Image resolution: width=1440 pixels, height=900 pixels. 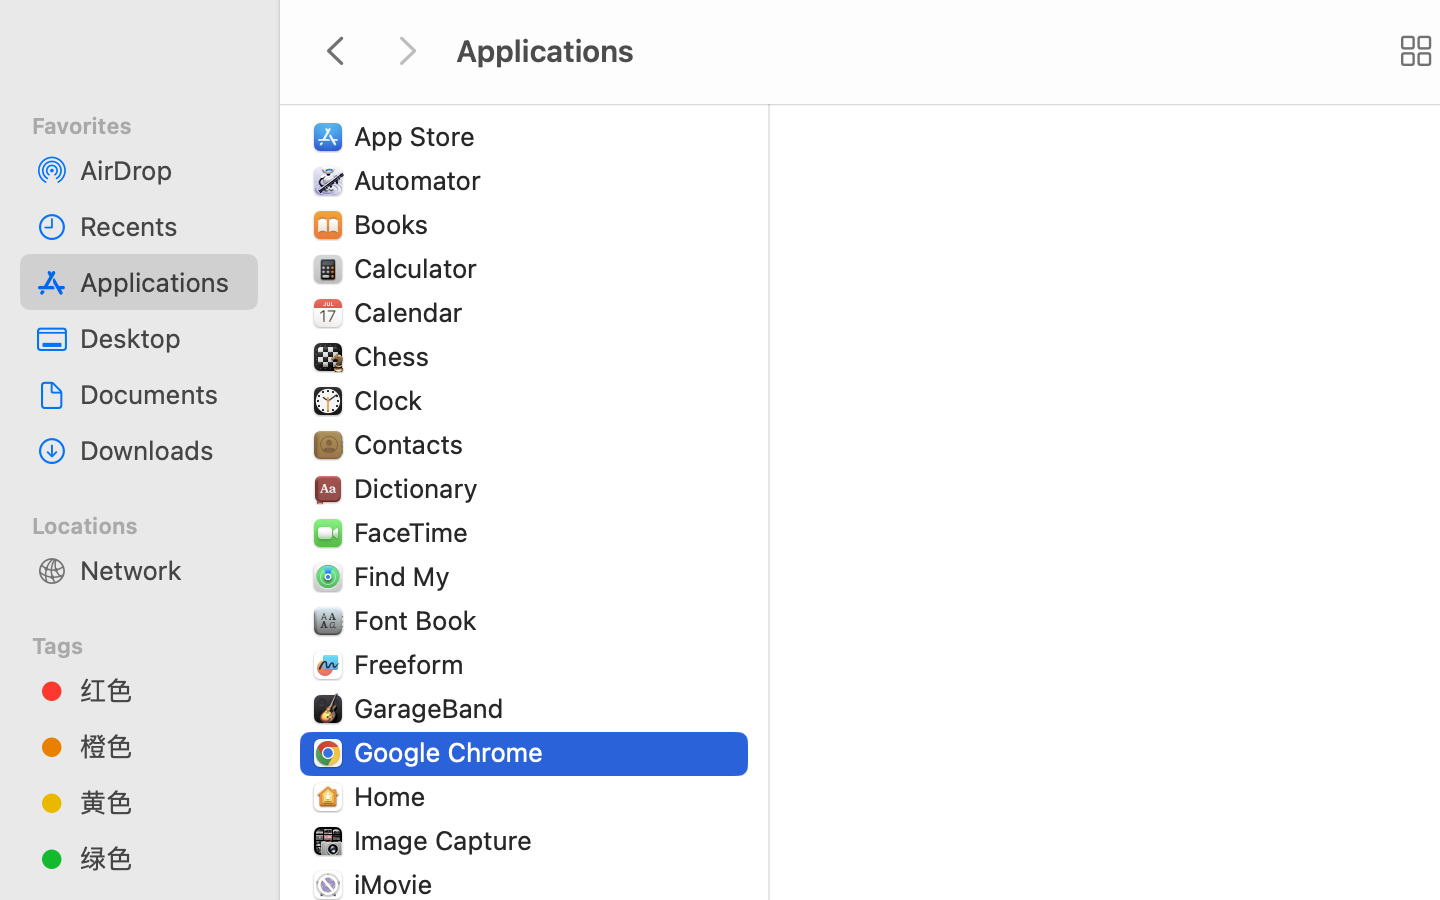 What do you see at coordinates (446, 839) in the screenshot?
I see `'Image Capture'` at bounding box center [446, 839].